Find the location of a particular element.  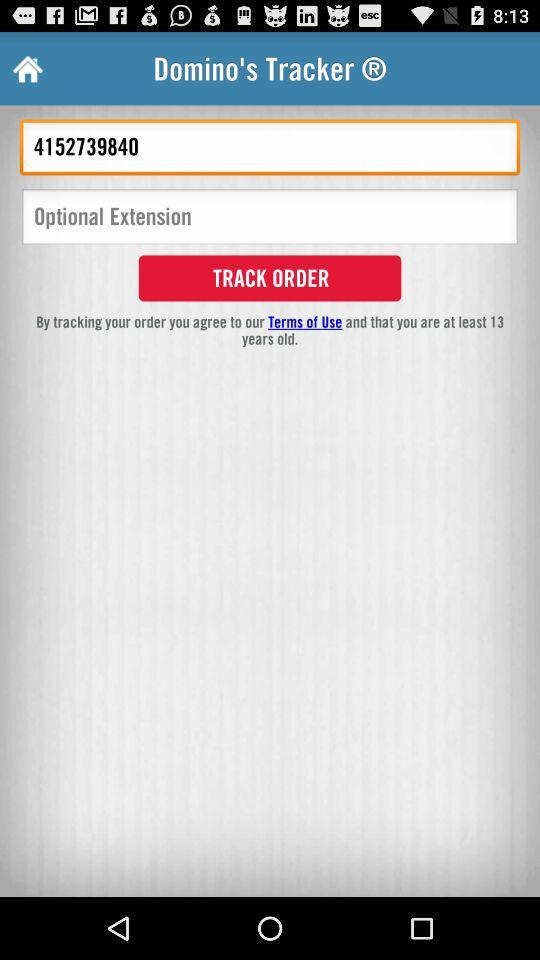

extension number is located at coordinates (270, 219).